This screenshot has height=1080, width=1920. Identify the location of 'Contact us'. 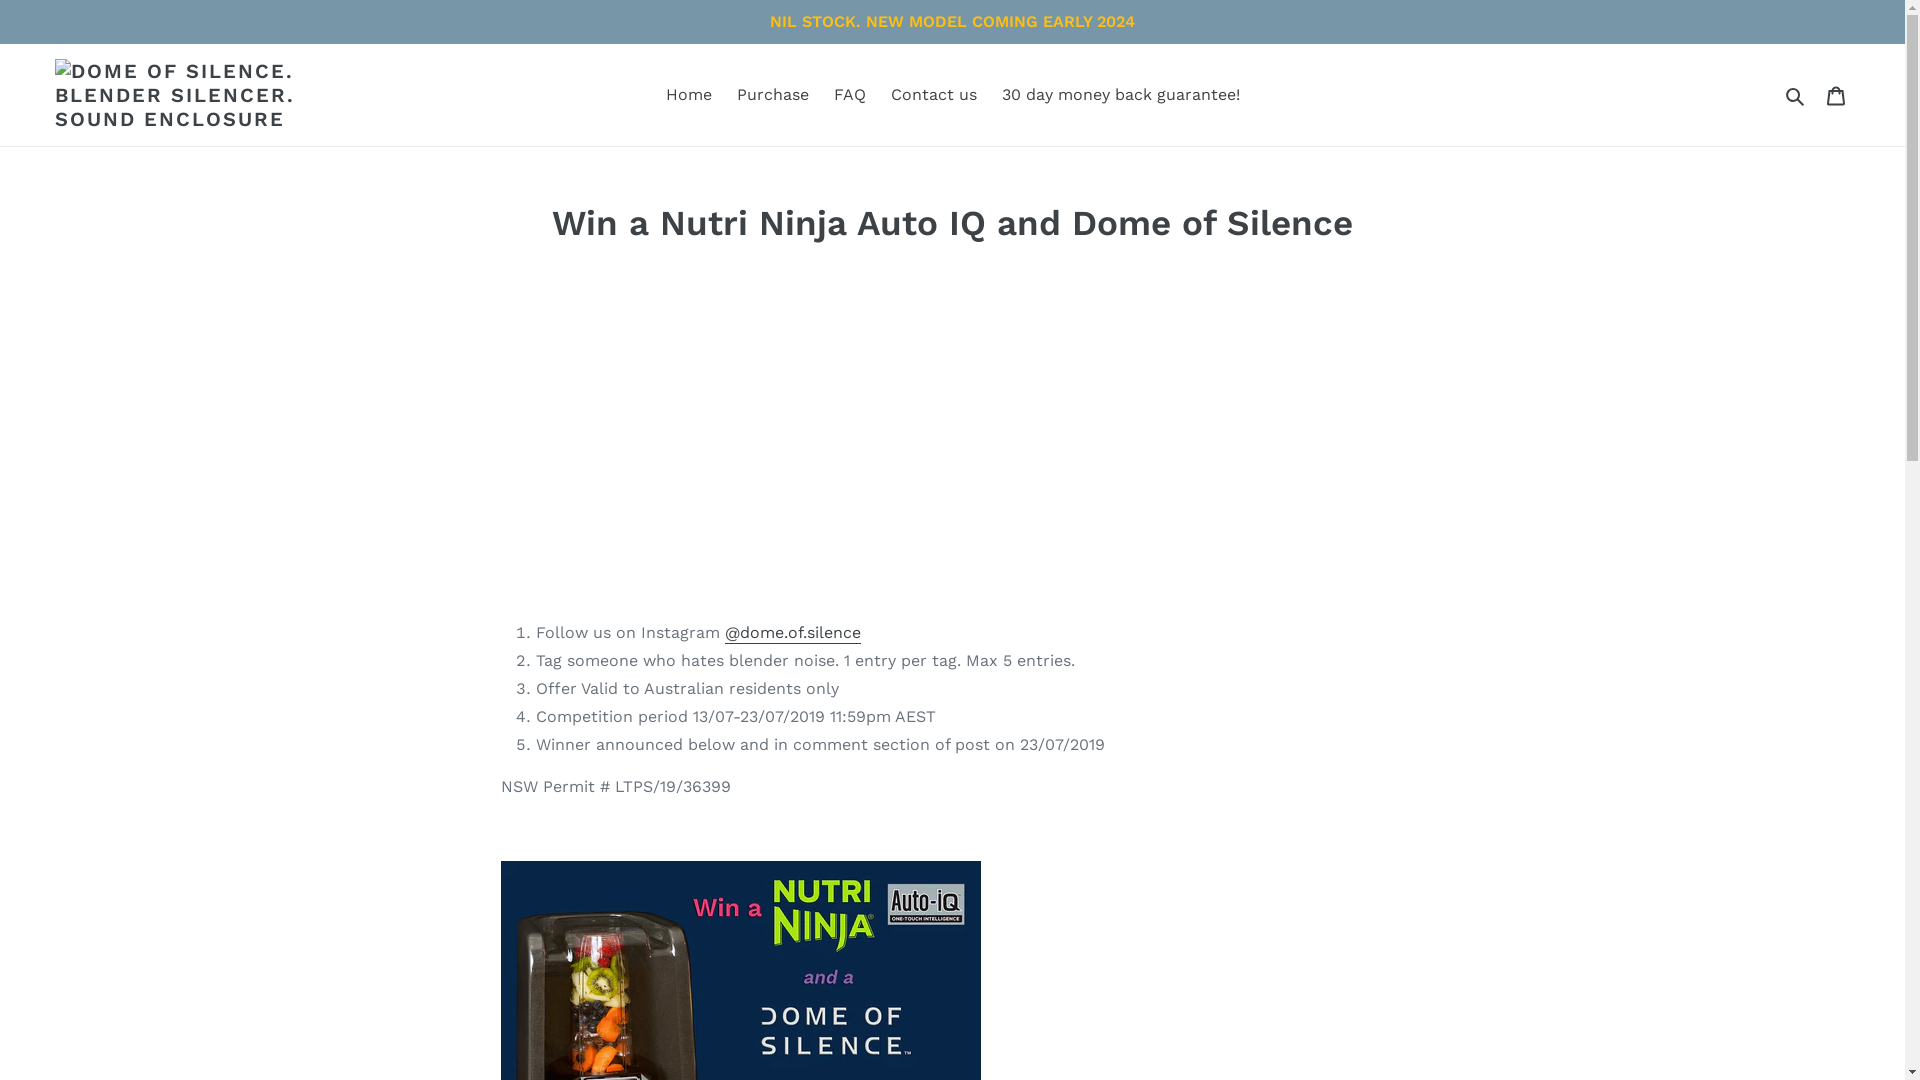
(931, 95).